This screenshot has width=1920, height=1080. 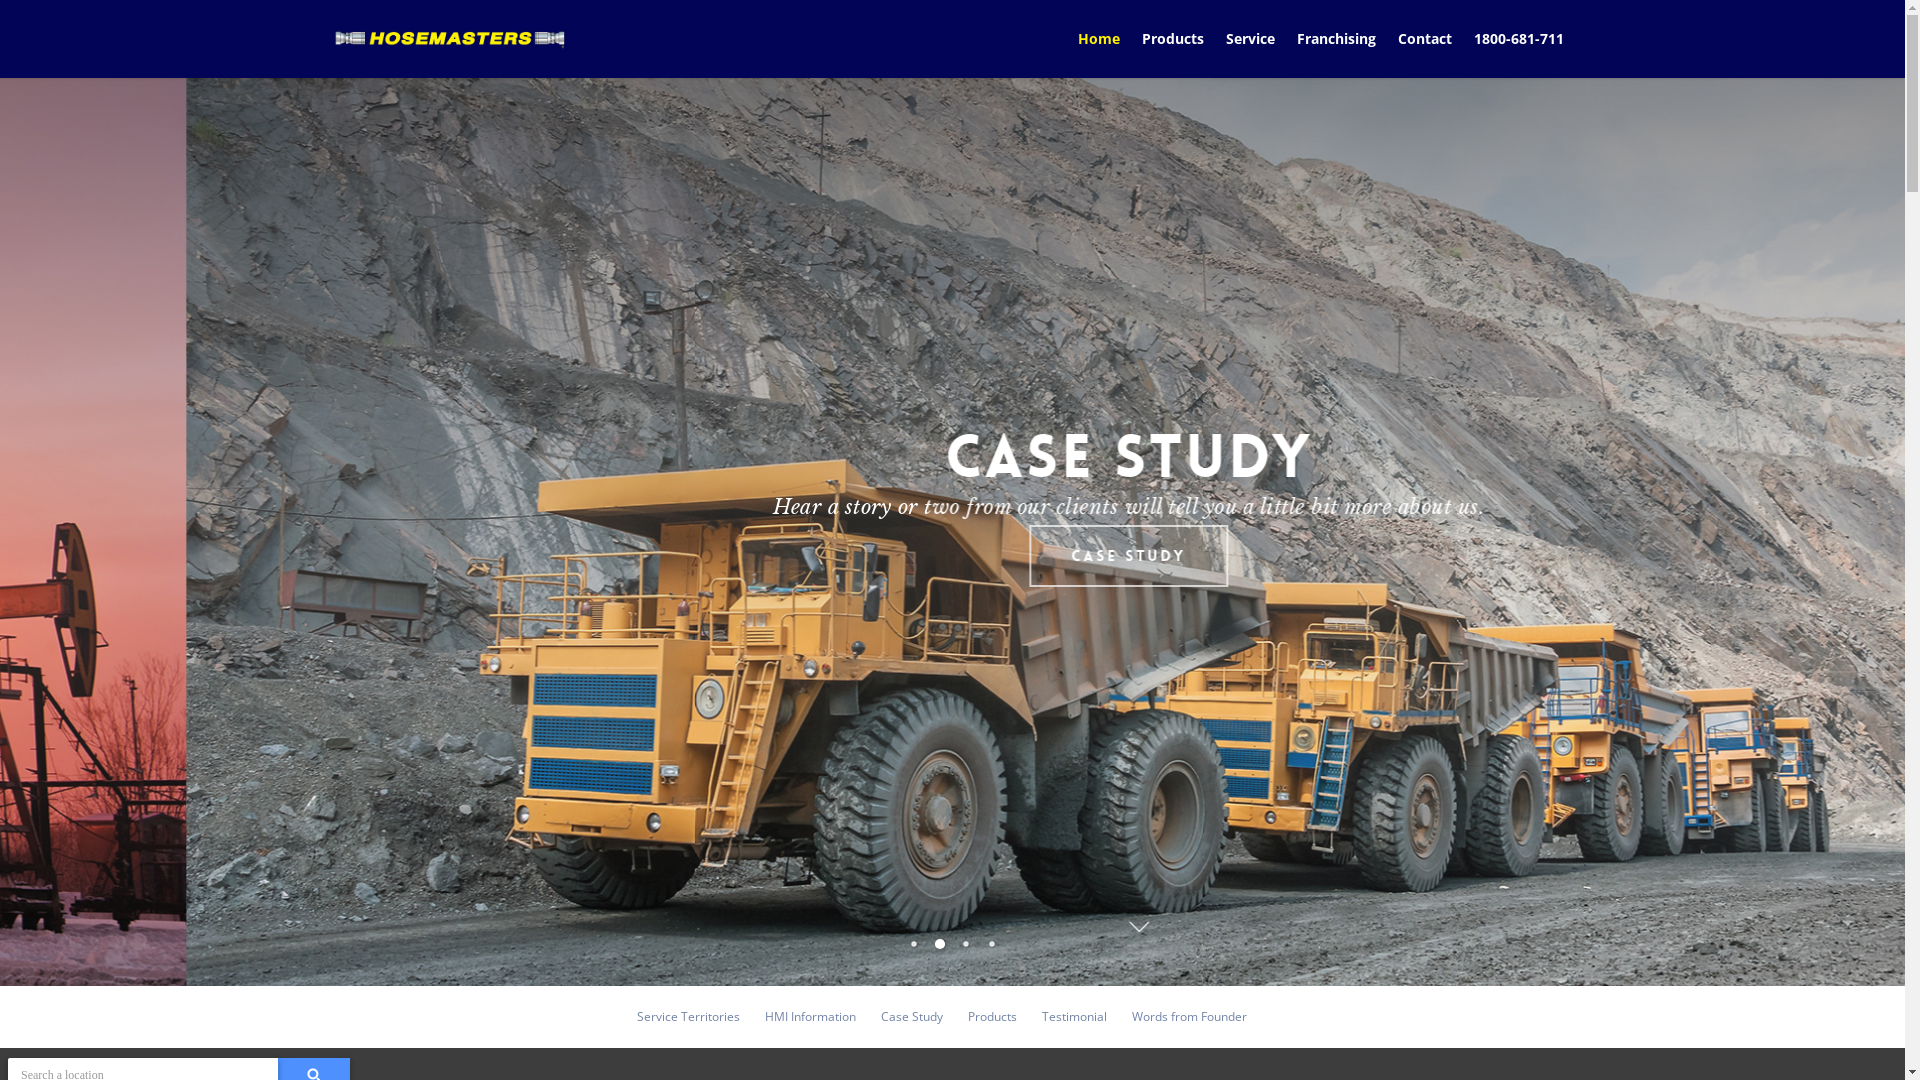 What do you see at coordinates (1249, 52) in the screenshot?
I see `'Service'` at bounding box center [1249, 52].